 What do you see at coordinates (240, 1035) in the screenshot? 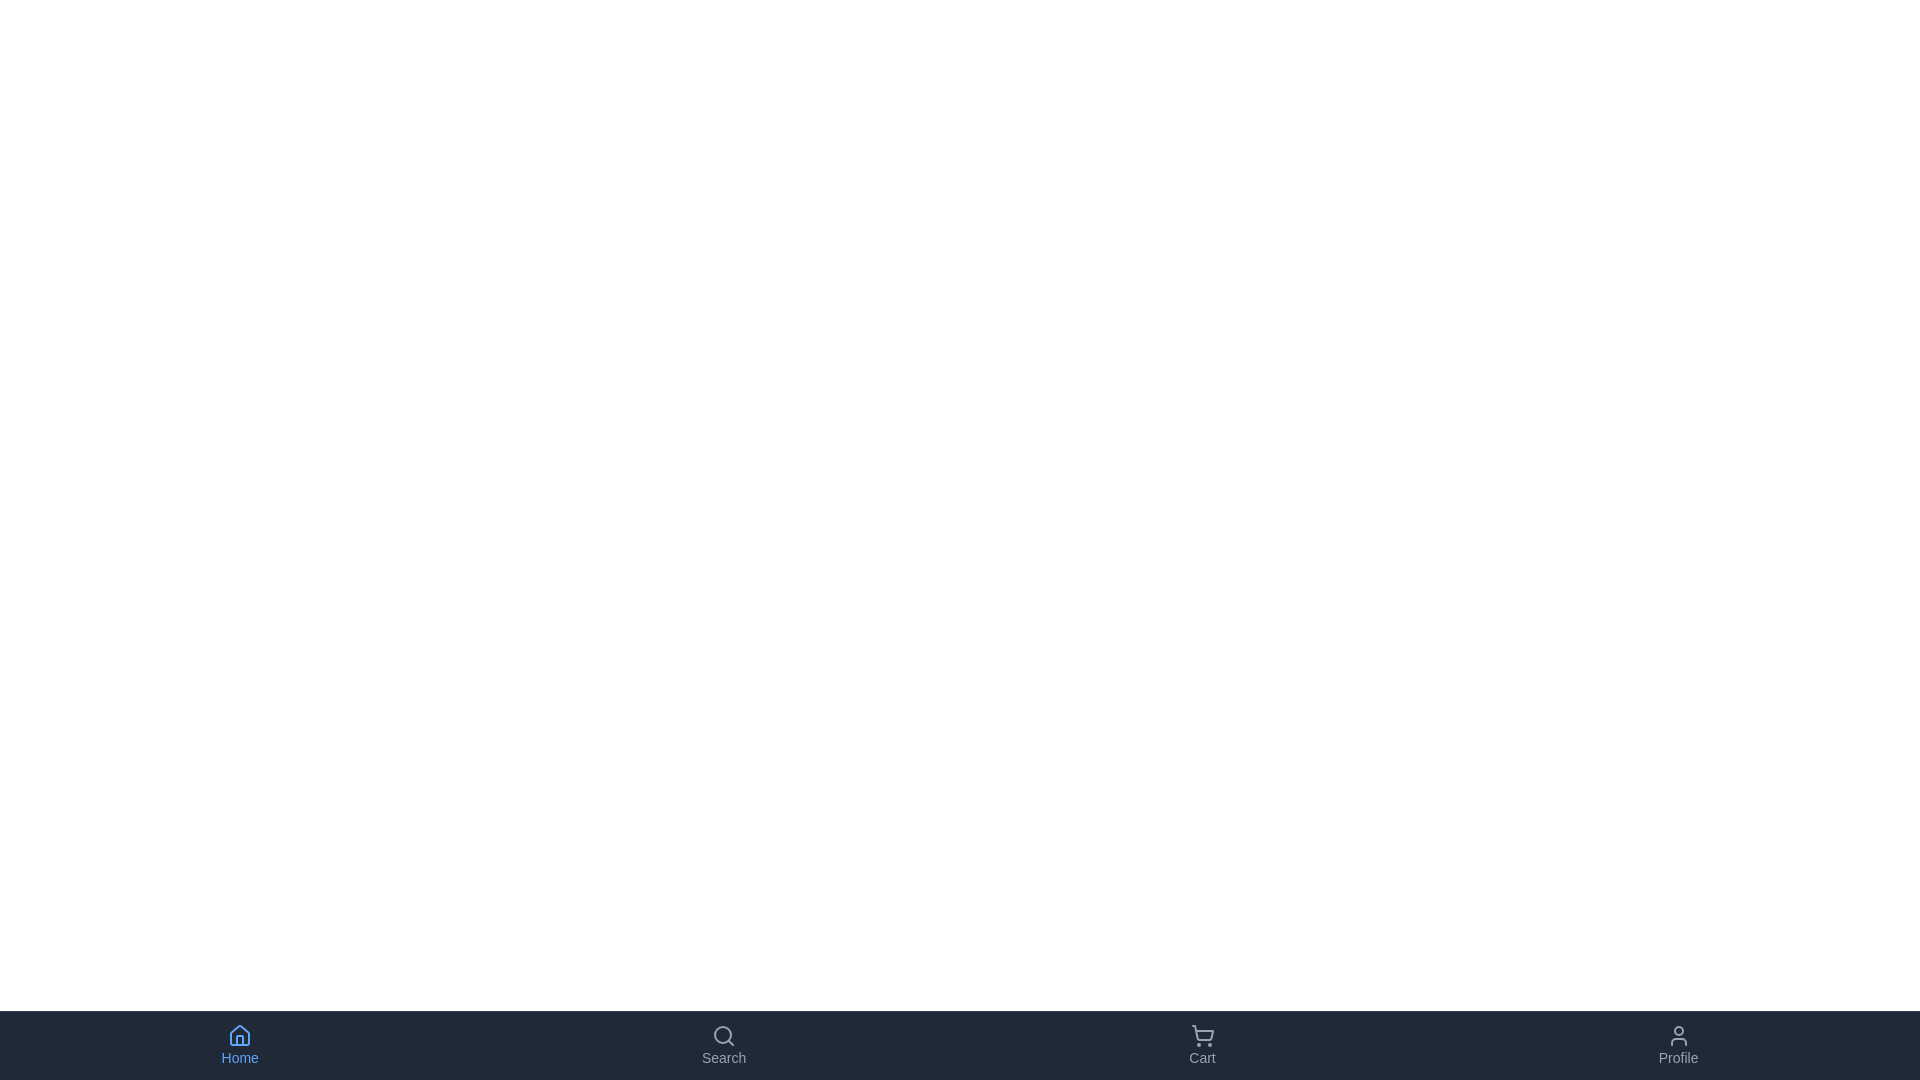
I see `the house-shaped icon with a blue outline located above the text 'Home'` at bounding box center [240, 1035].